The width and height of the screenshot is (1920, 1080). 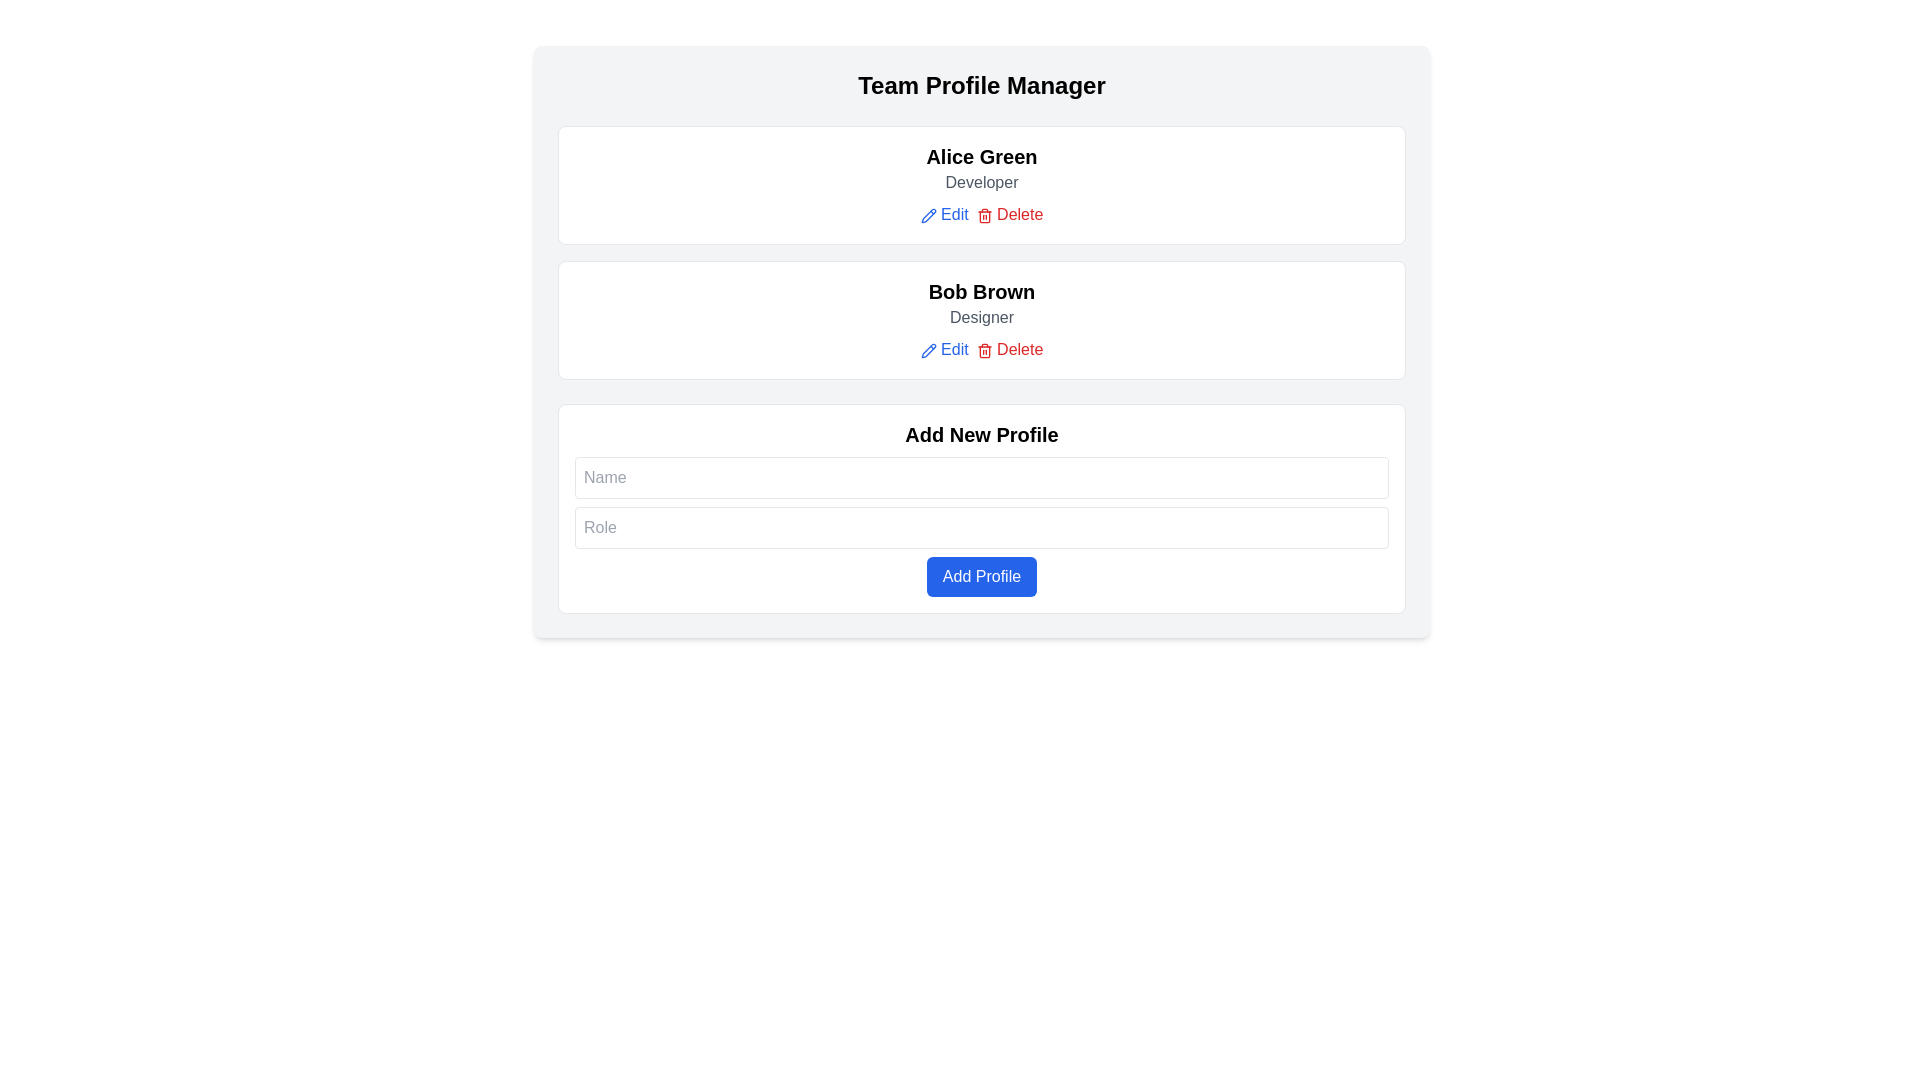 I want to click on the 'Edit' button for the user profile of 'Bob Brown' to initiate the edit action, so click(x=943, y=349).